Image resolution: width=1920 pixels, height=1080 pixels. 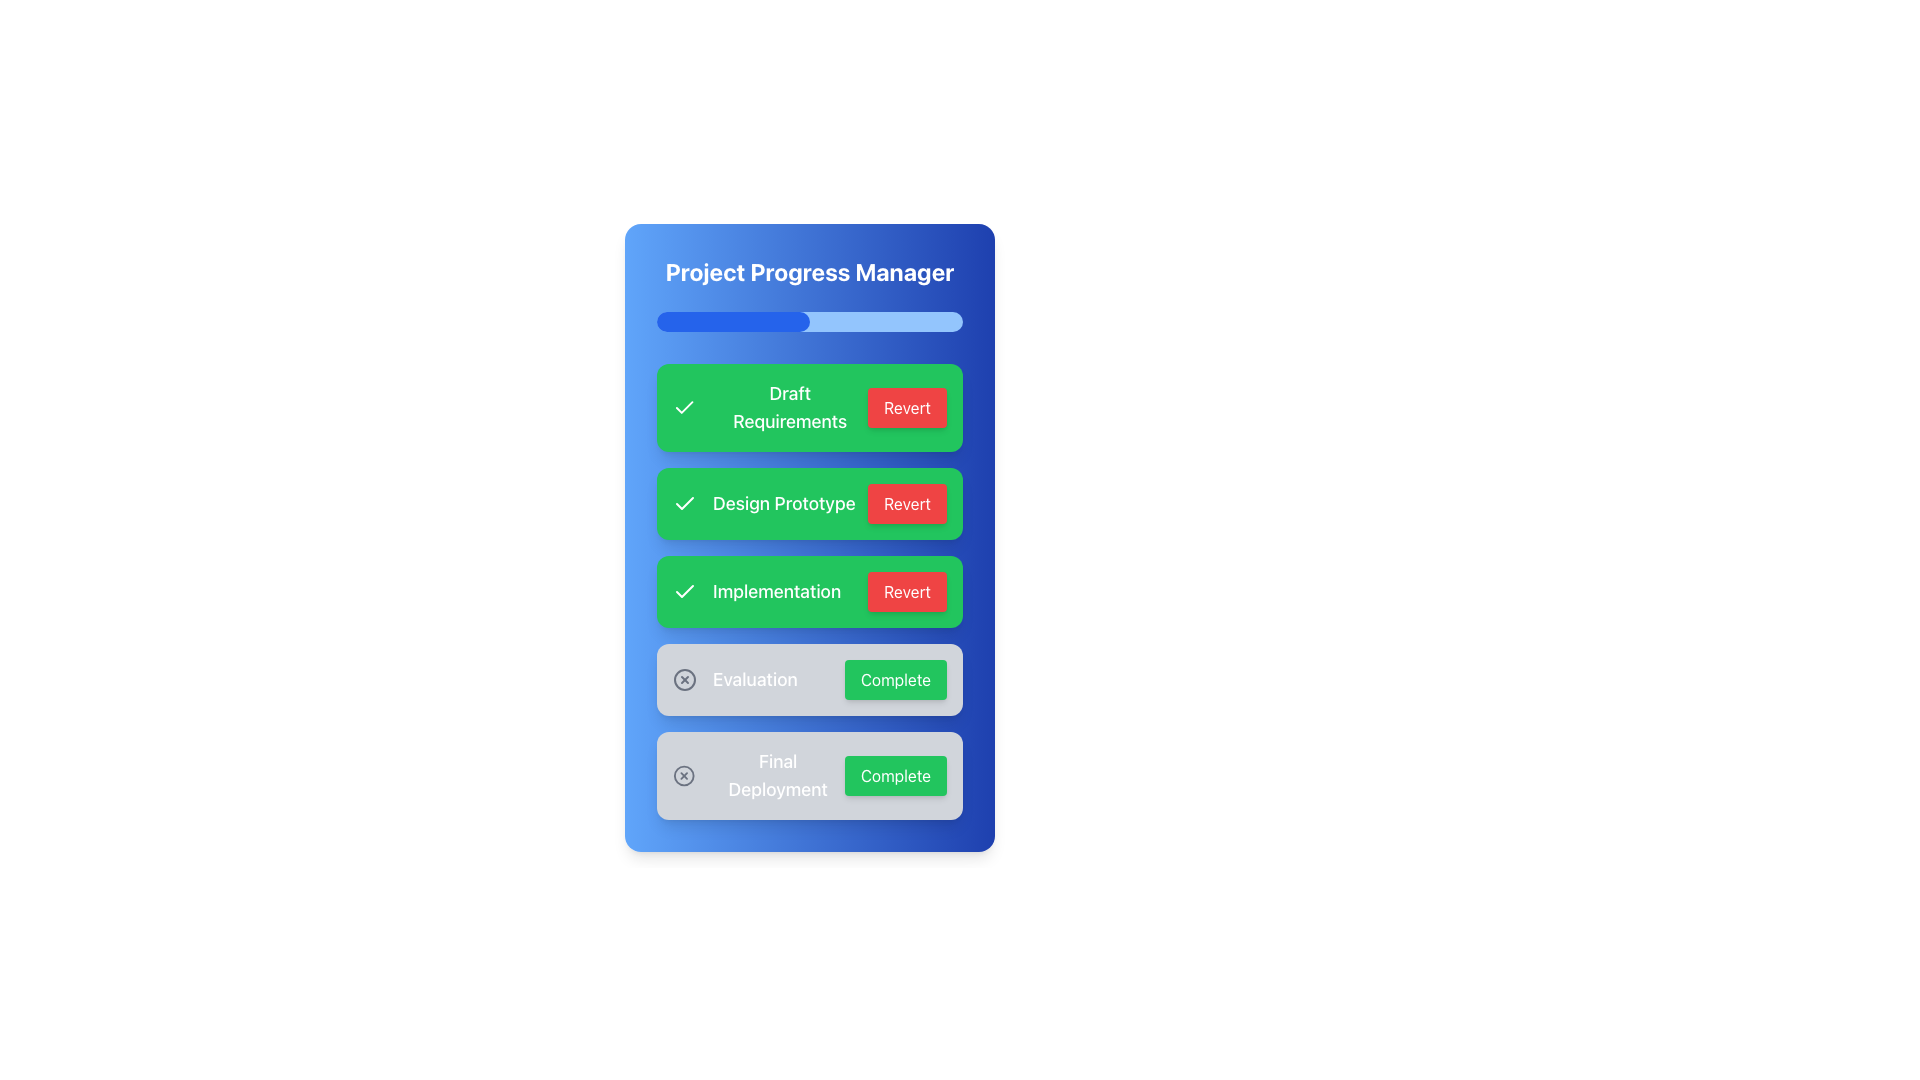 I want to click on the 'Implementation' label in the Project Progress Manager, which is the third label in a vertical list of progress stages, so click(x=776, y=590).